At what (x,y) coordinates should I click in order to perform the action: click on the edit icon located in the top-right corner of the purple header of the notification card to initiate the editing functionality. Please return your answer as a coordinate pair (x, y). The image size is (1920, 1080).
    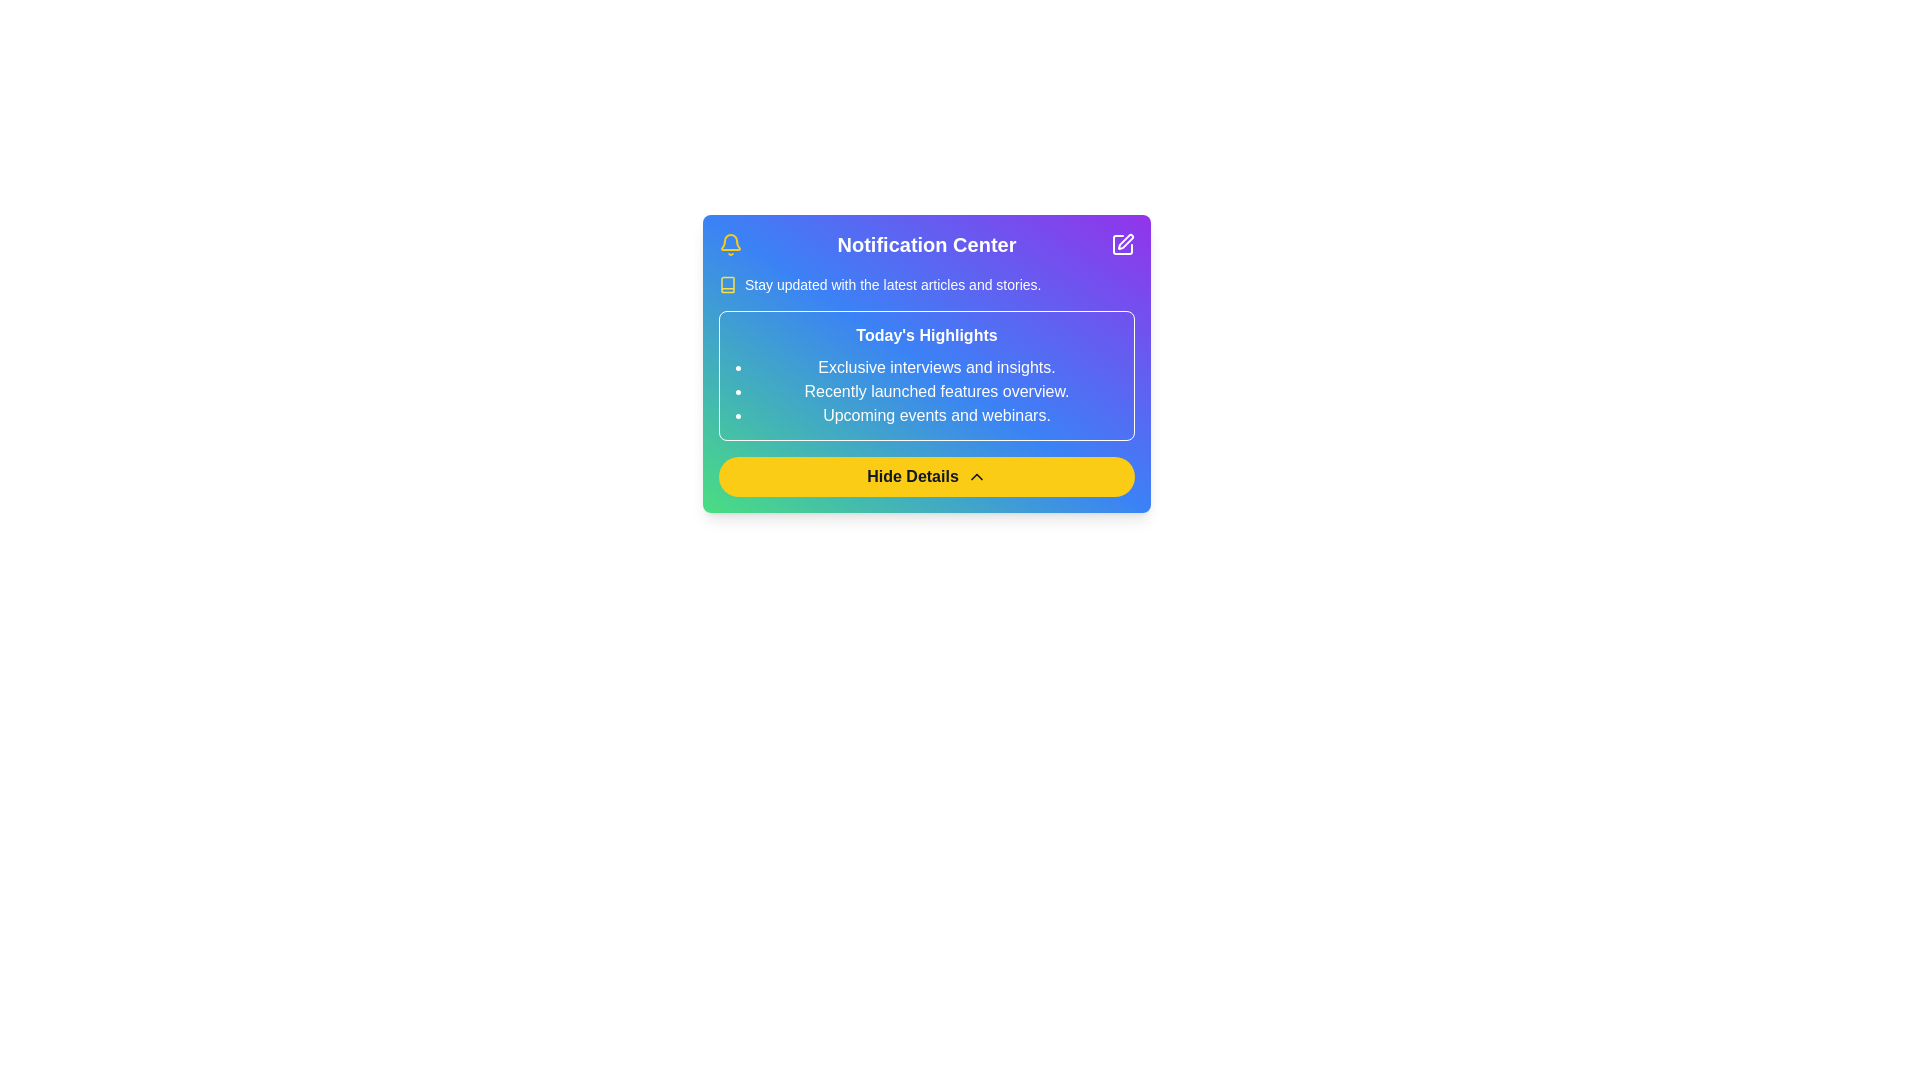
    Looking at the image, I should click on (1126, 241).